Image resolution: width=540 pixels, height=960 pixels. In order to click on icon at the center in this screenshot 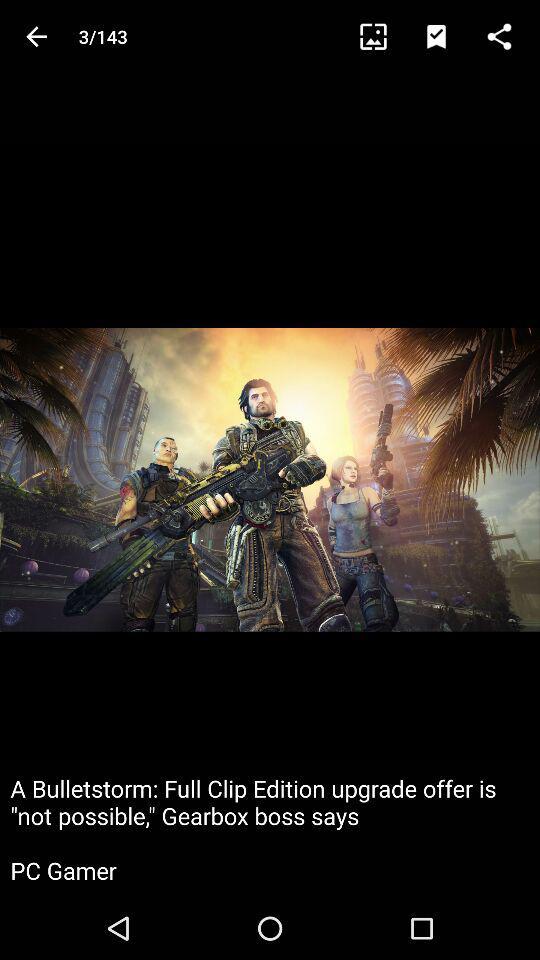, I will do `click(270, 480)`.